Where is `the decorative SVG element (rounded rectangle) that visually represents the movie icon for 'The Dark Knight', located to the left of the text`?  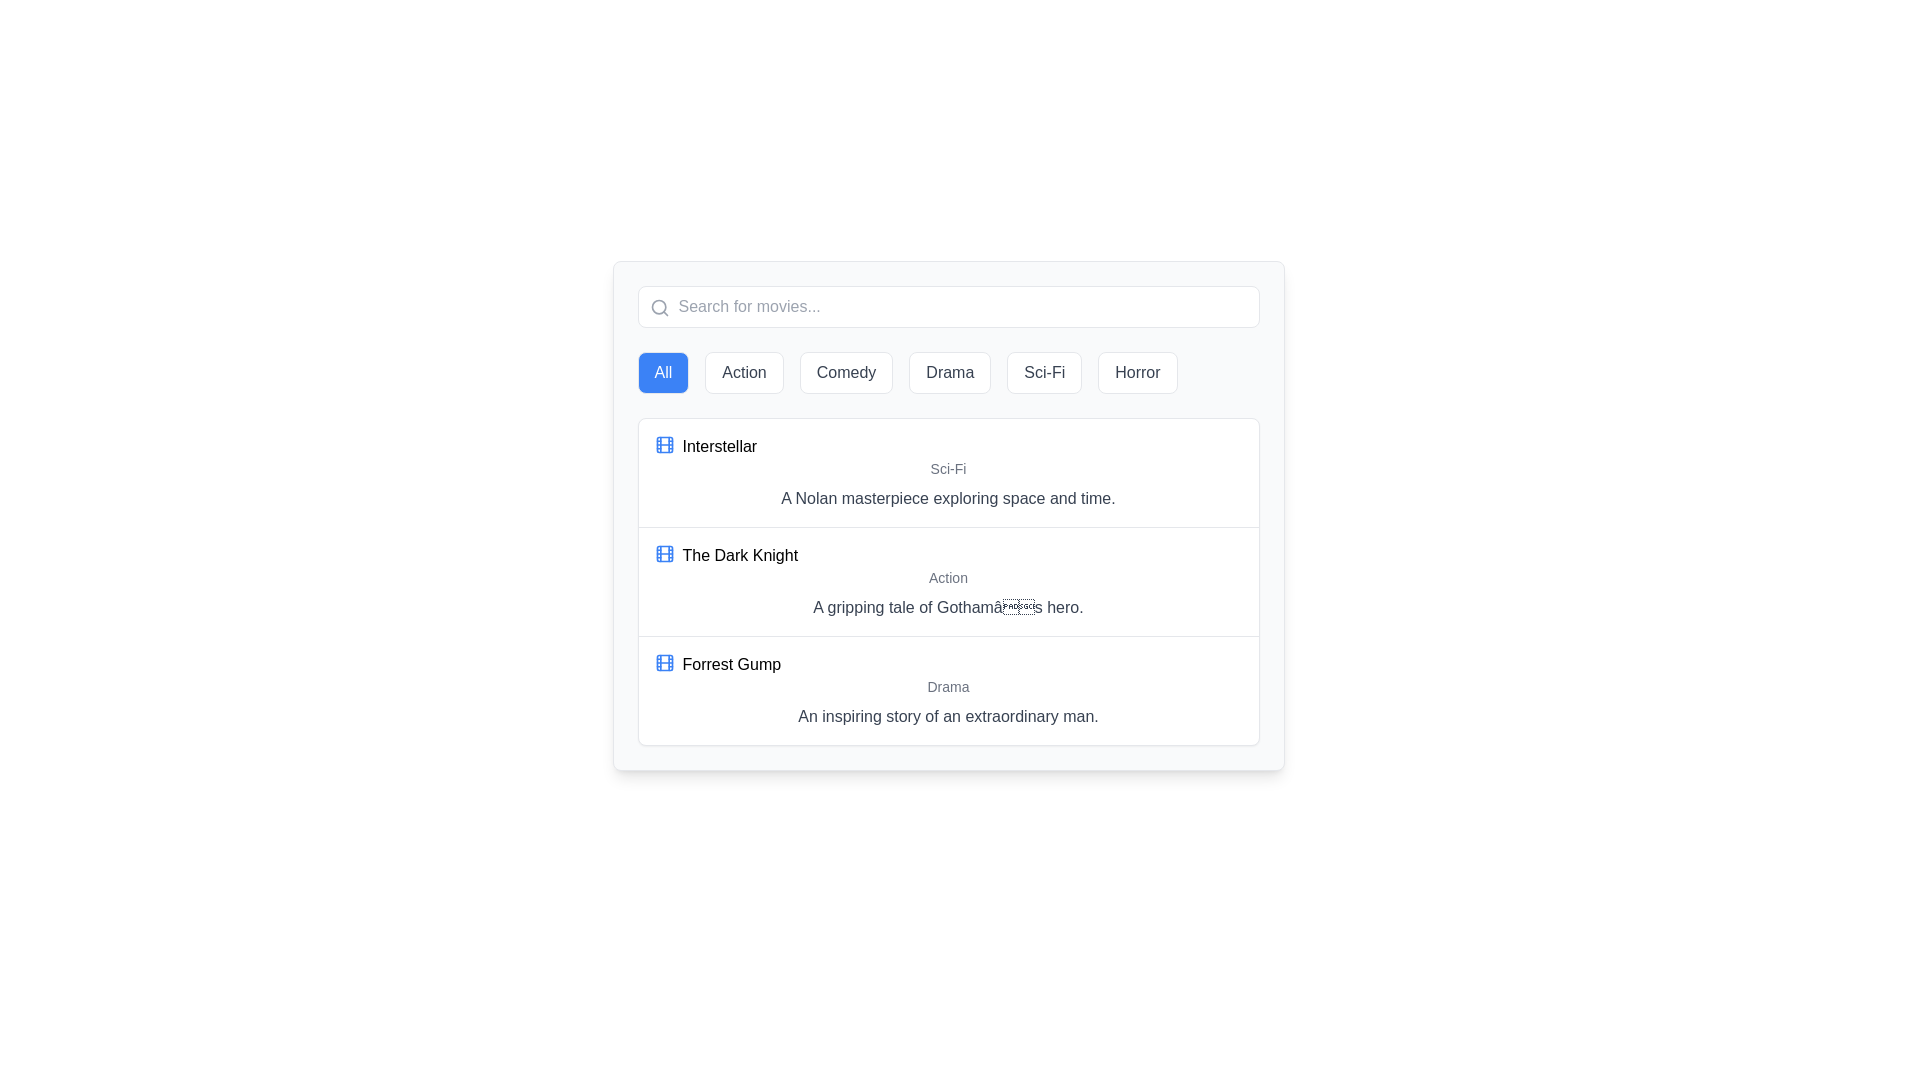
the decorative SVG element (rounded rectangle) that visually represents the movie icon for 'The Dark Knight', located to the left of the text is located at coordinates (664, 554).